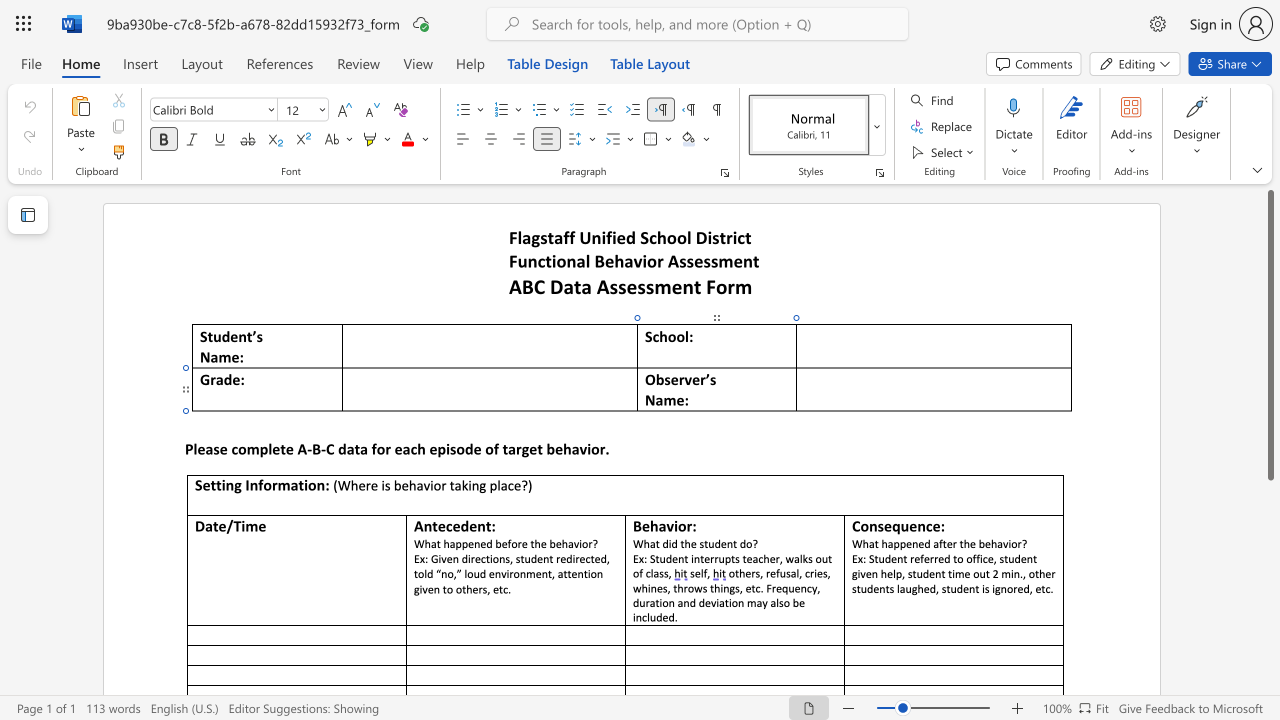  Describe the element at coordinates (448, 525) in the screenshot. I see `the 1th character "c" in the text` at that location.